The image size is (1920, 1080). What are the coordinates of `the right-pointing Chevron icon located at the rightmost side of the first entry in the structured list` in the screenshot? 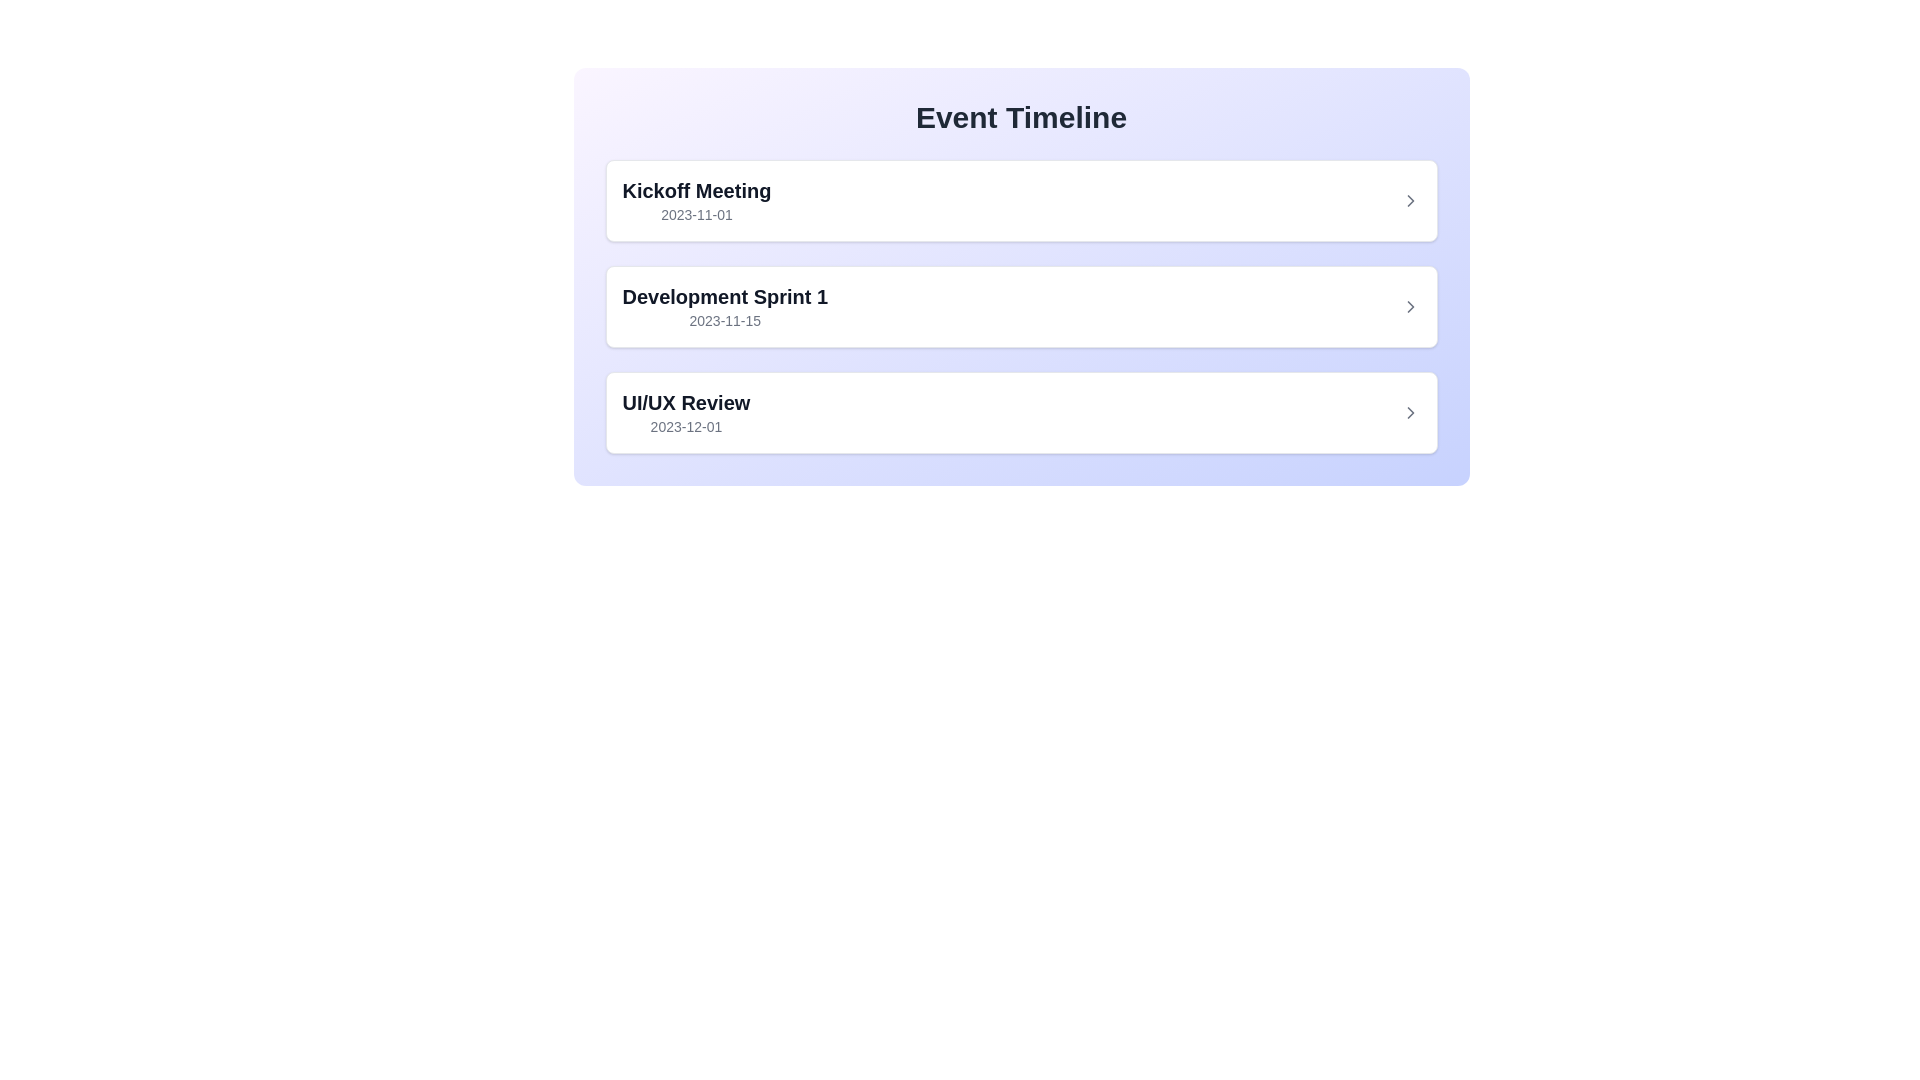 It's located at (1409, 200).